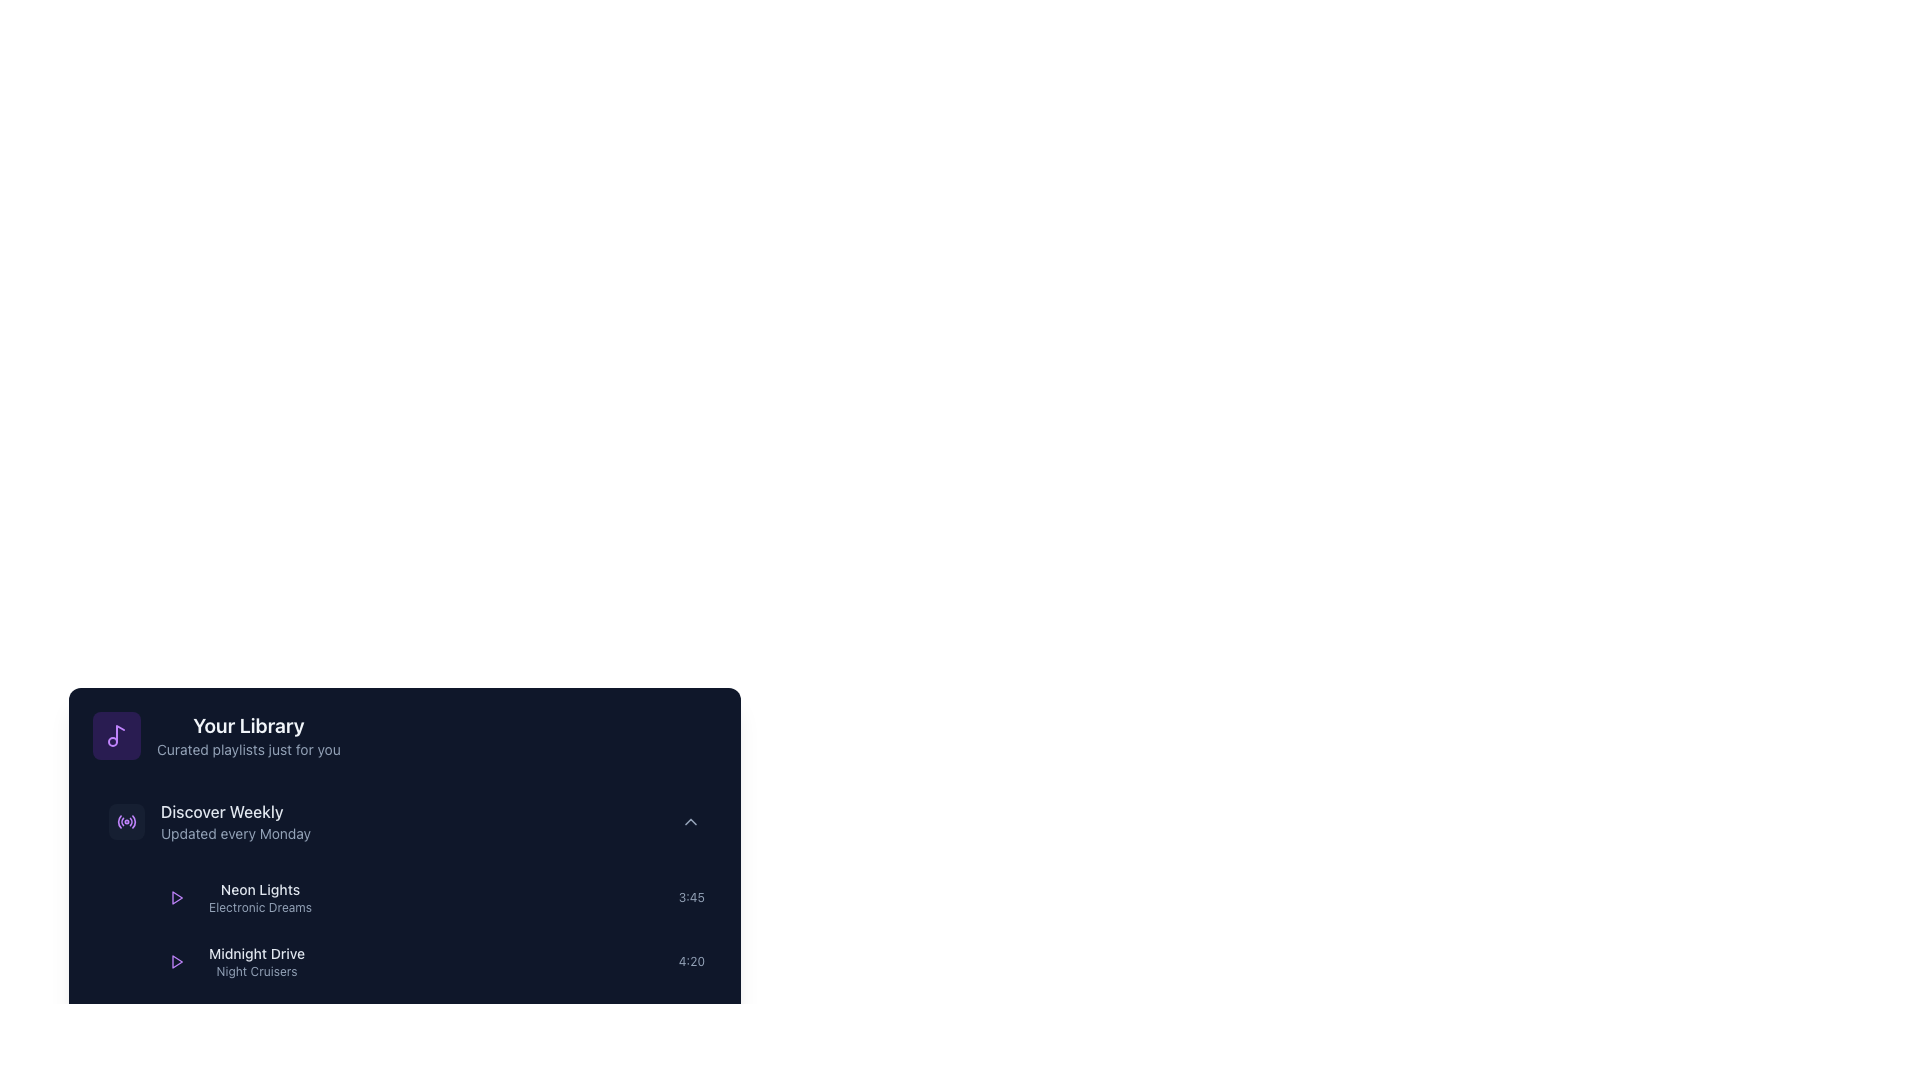 This screenshot has width=1920, height=1080. I want to click on the text block displaying 'Midnight Drive' and 'Night Cruisers', so click(233, 960).